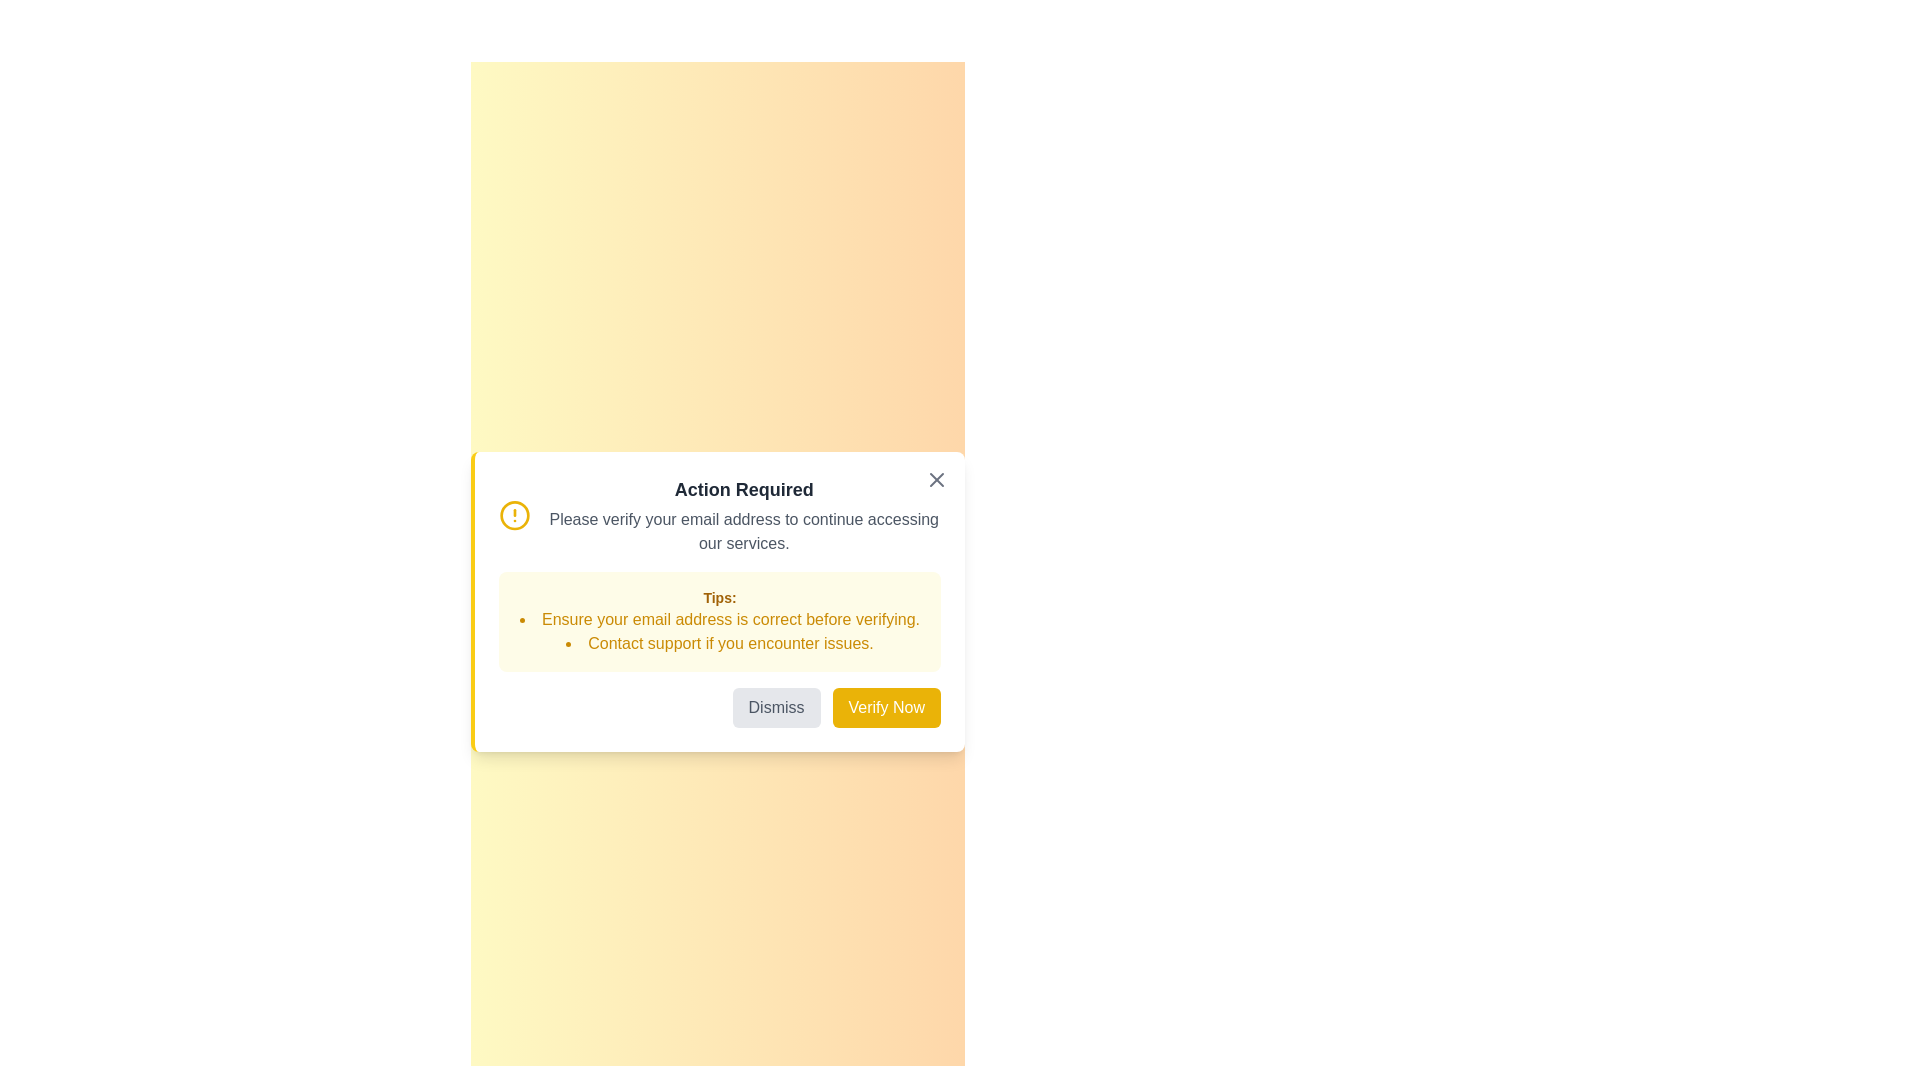  What do you see at coordinates (885, 707) in the screenshot?
I see `'Verify Now' button to proceed with email verification` at bounding box center [885, 707].